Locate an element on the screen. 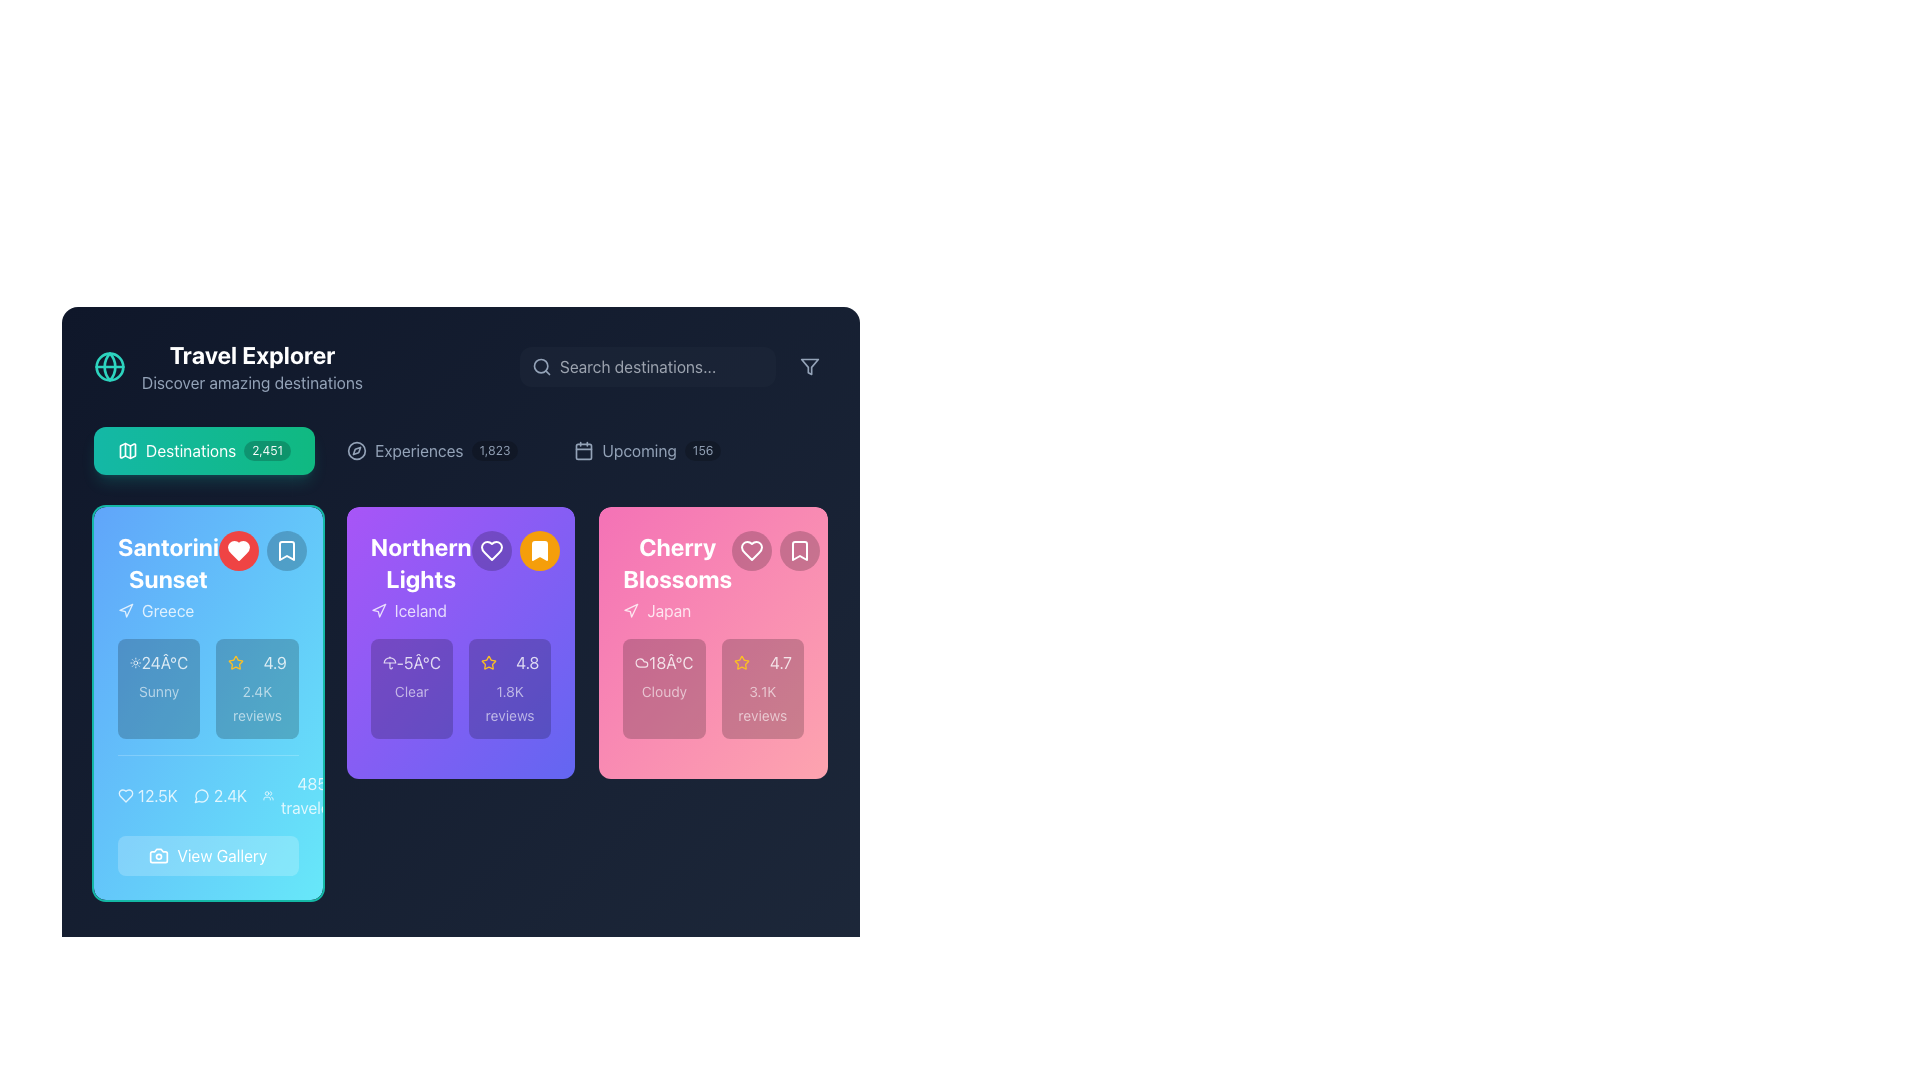  the small calendar icon in the navigation menu is located at coordinates (583, 451).